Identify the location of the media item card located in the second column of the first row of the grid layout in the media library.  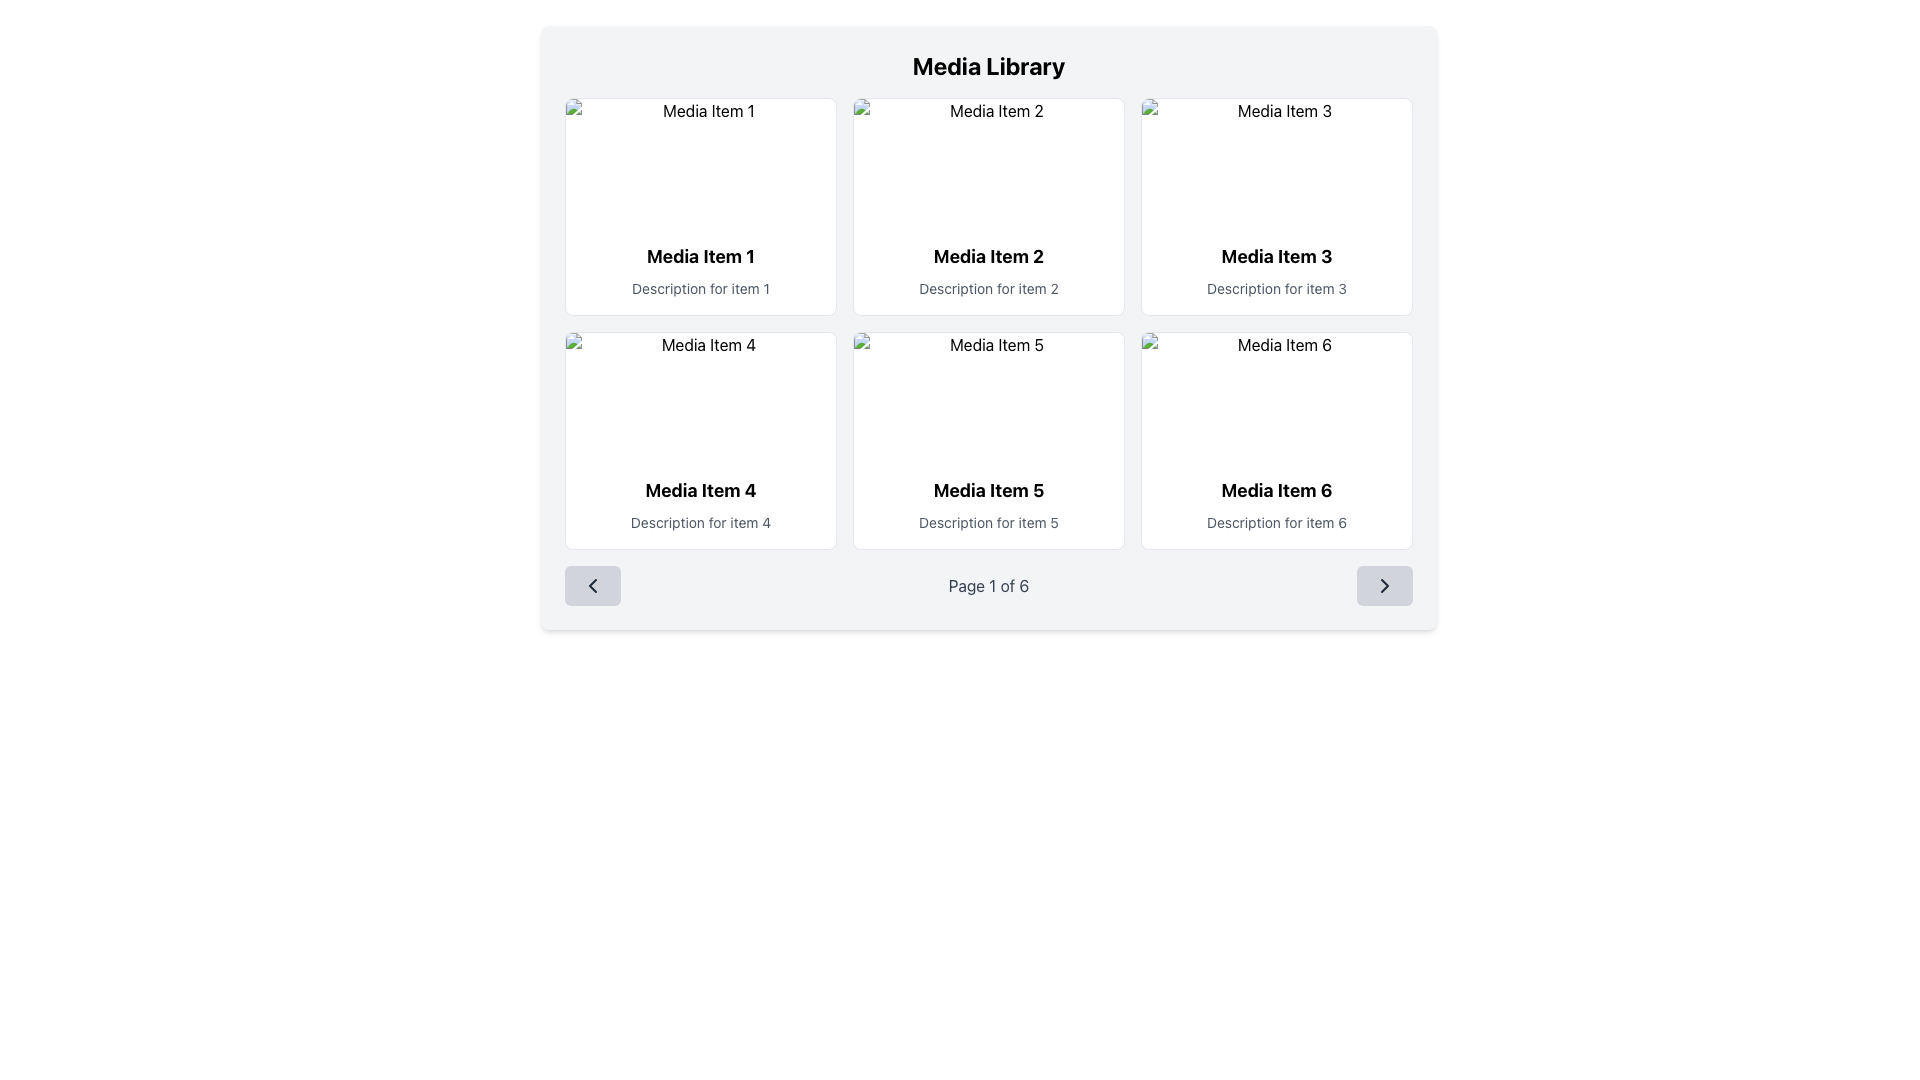
(988, 207).